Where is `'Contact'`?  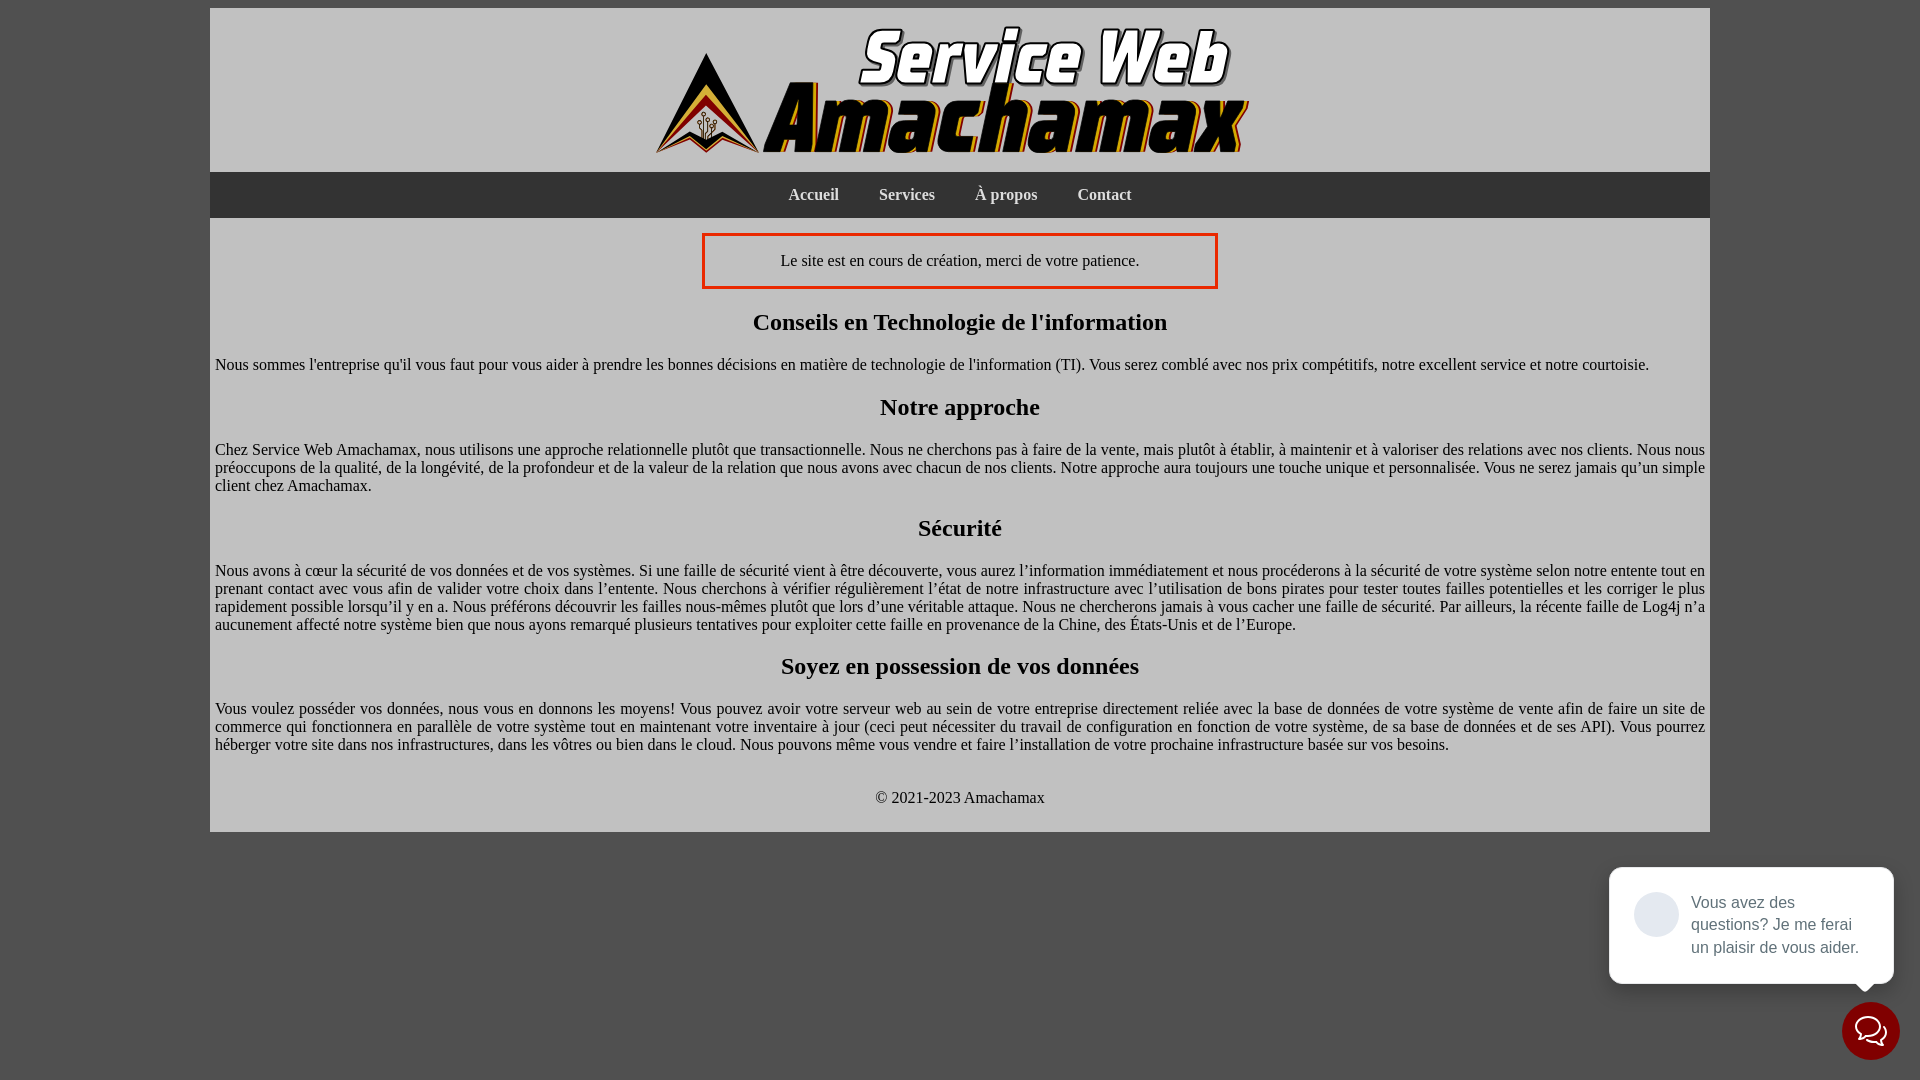
'Contact' is located at coordinates (1103, 195).